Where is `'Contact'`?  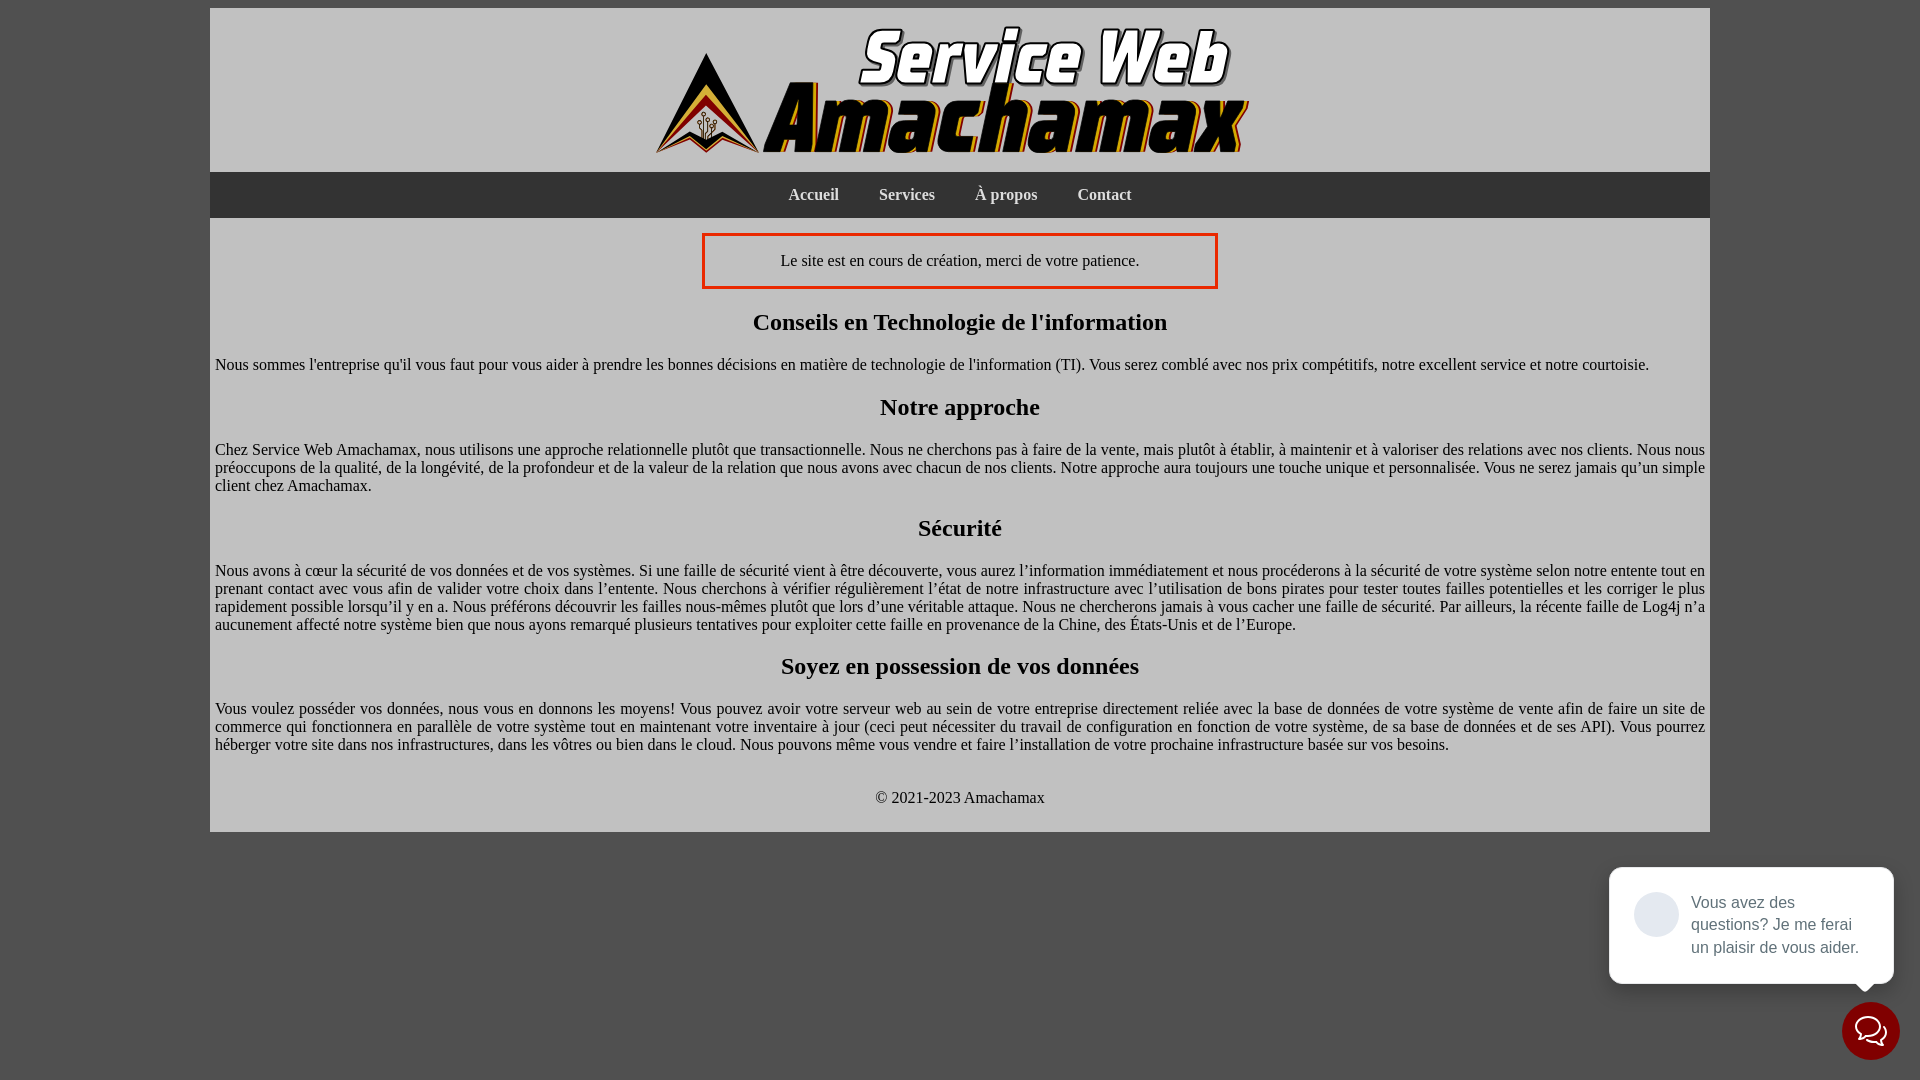
'Contact' is located at coordinates (1103, 195).